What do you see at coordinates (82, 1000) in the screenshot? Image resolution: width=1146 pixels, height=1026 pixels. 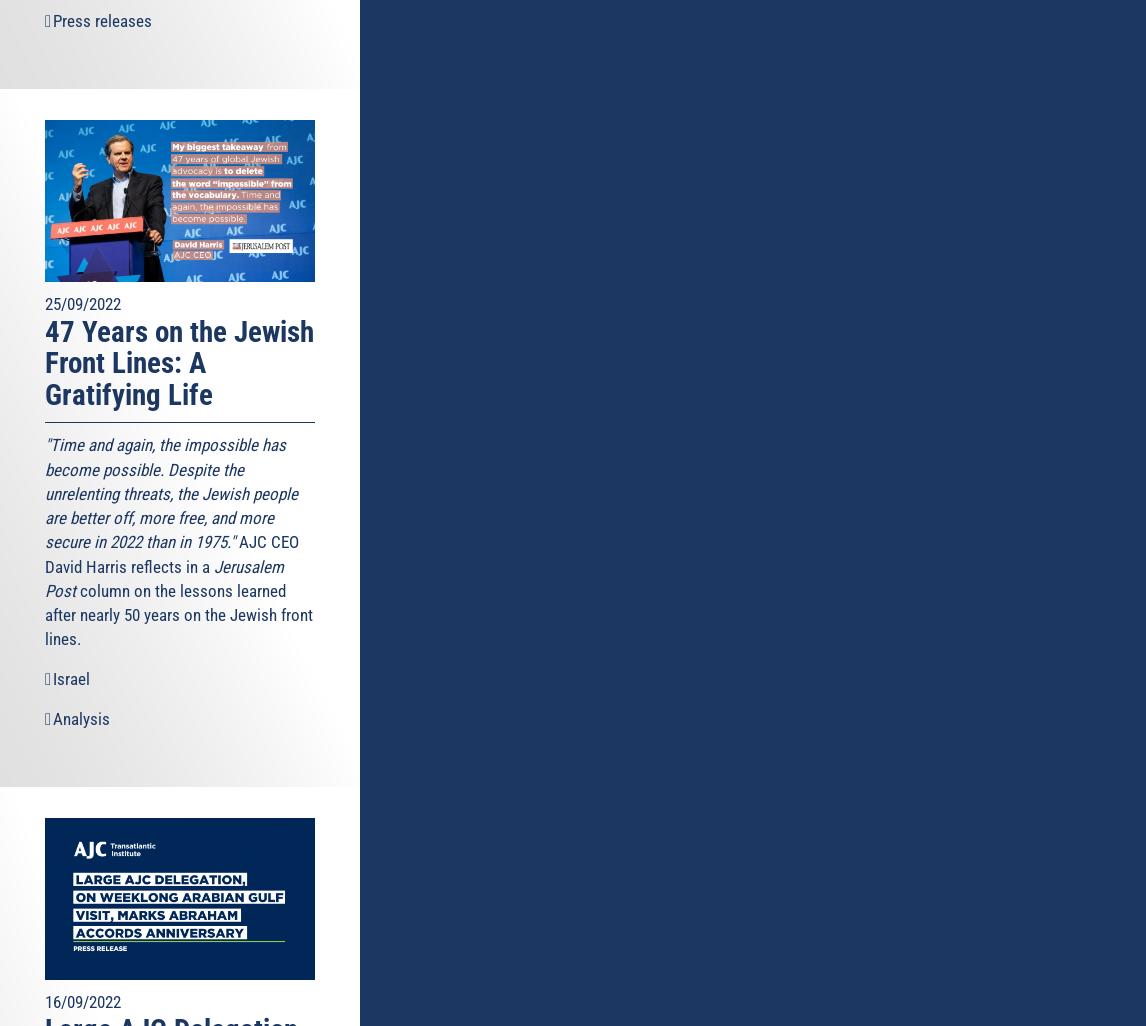 I see `'16/09/2022'` at bounding box center [82, 1000].